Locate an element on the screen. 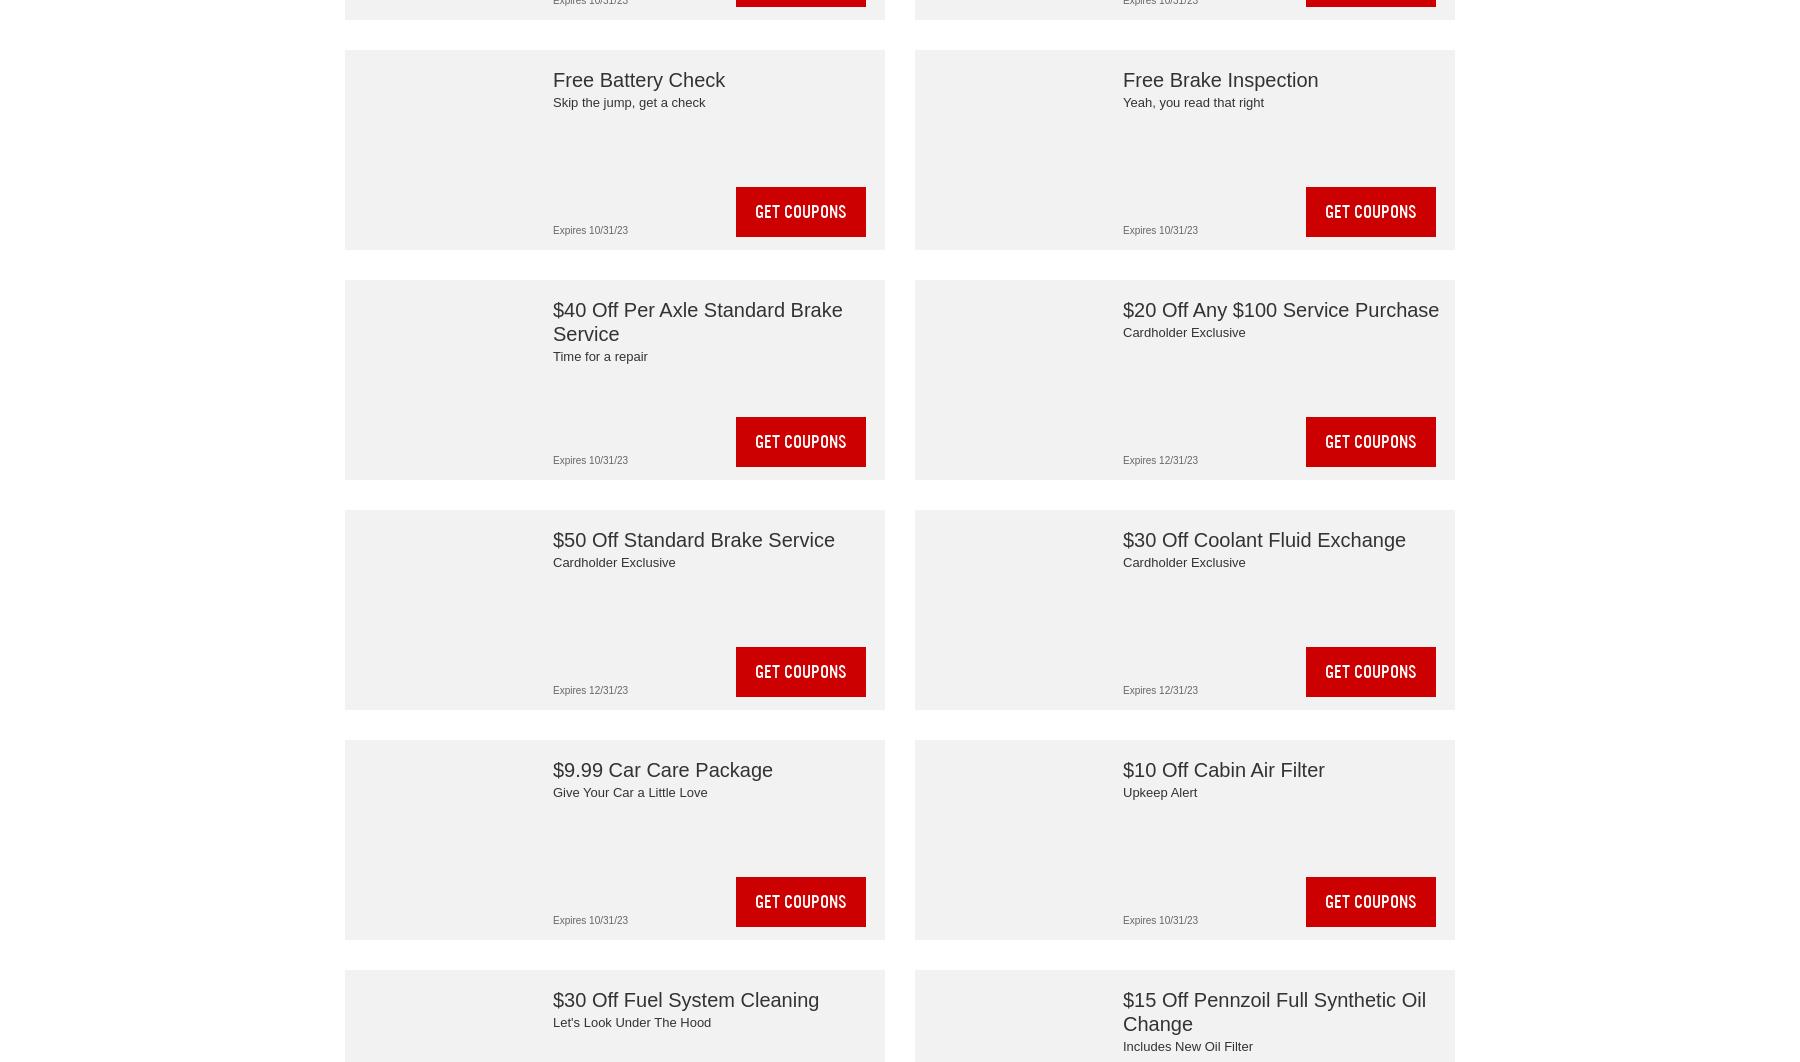  '$40 Off Per Axle Standard Brake Service' is located at coordinates (696, 320).